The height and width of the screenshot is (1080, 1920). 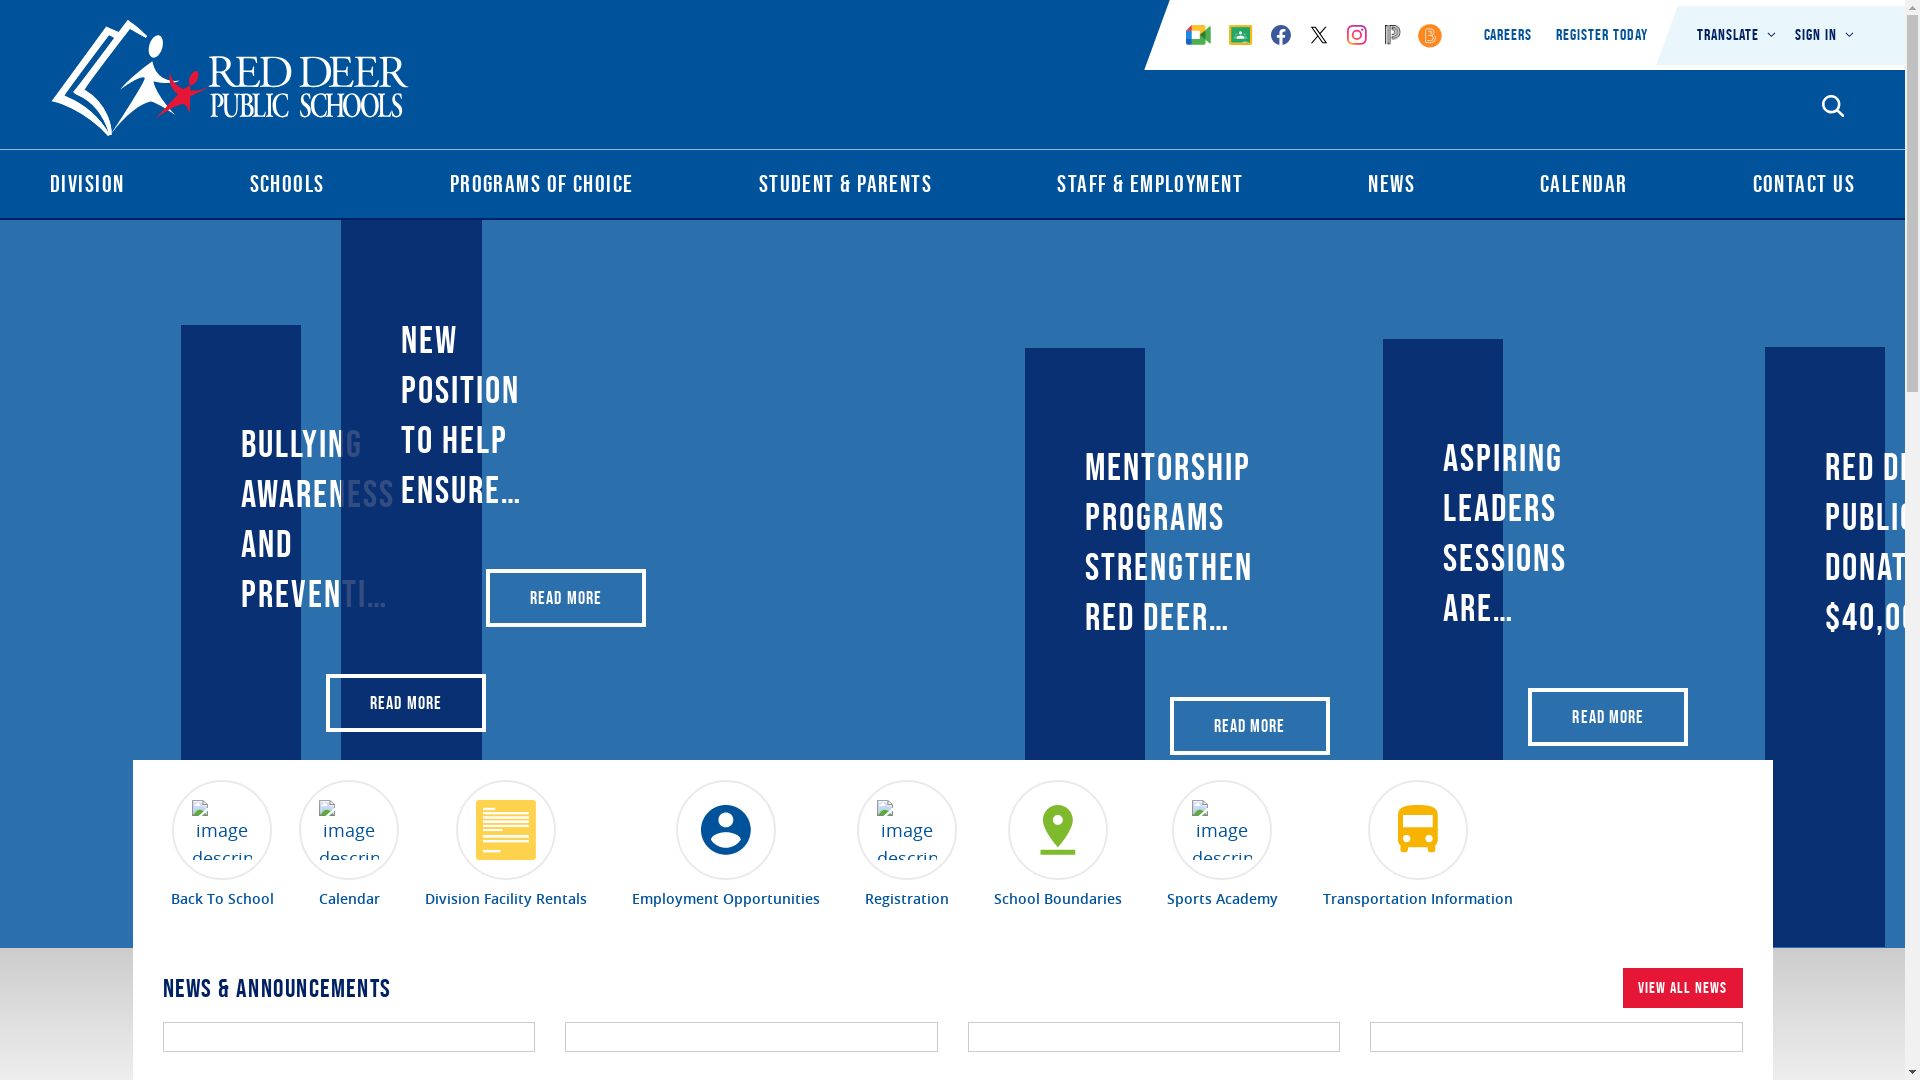 What do you see at coordinates (86, 188) in the screenshot?
I see `'Division'` at bounding box center [86, 188].